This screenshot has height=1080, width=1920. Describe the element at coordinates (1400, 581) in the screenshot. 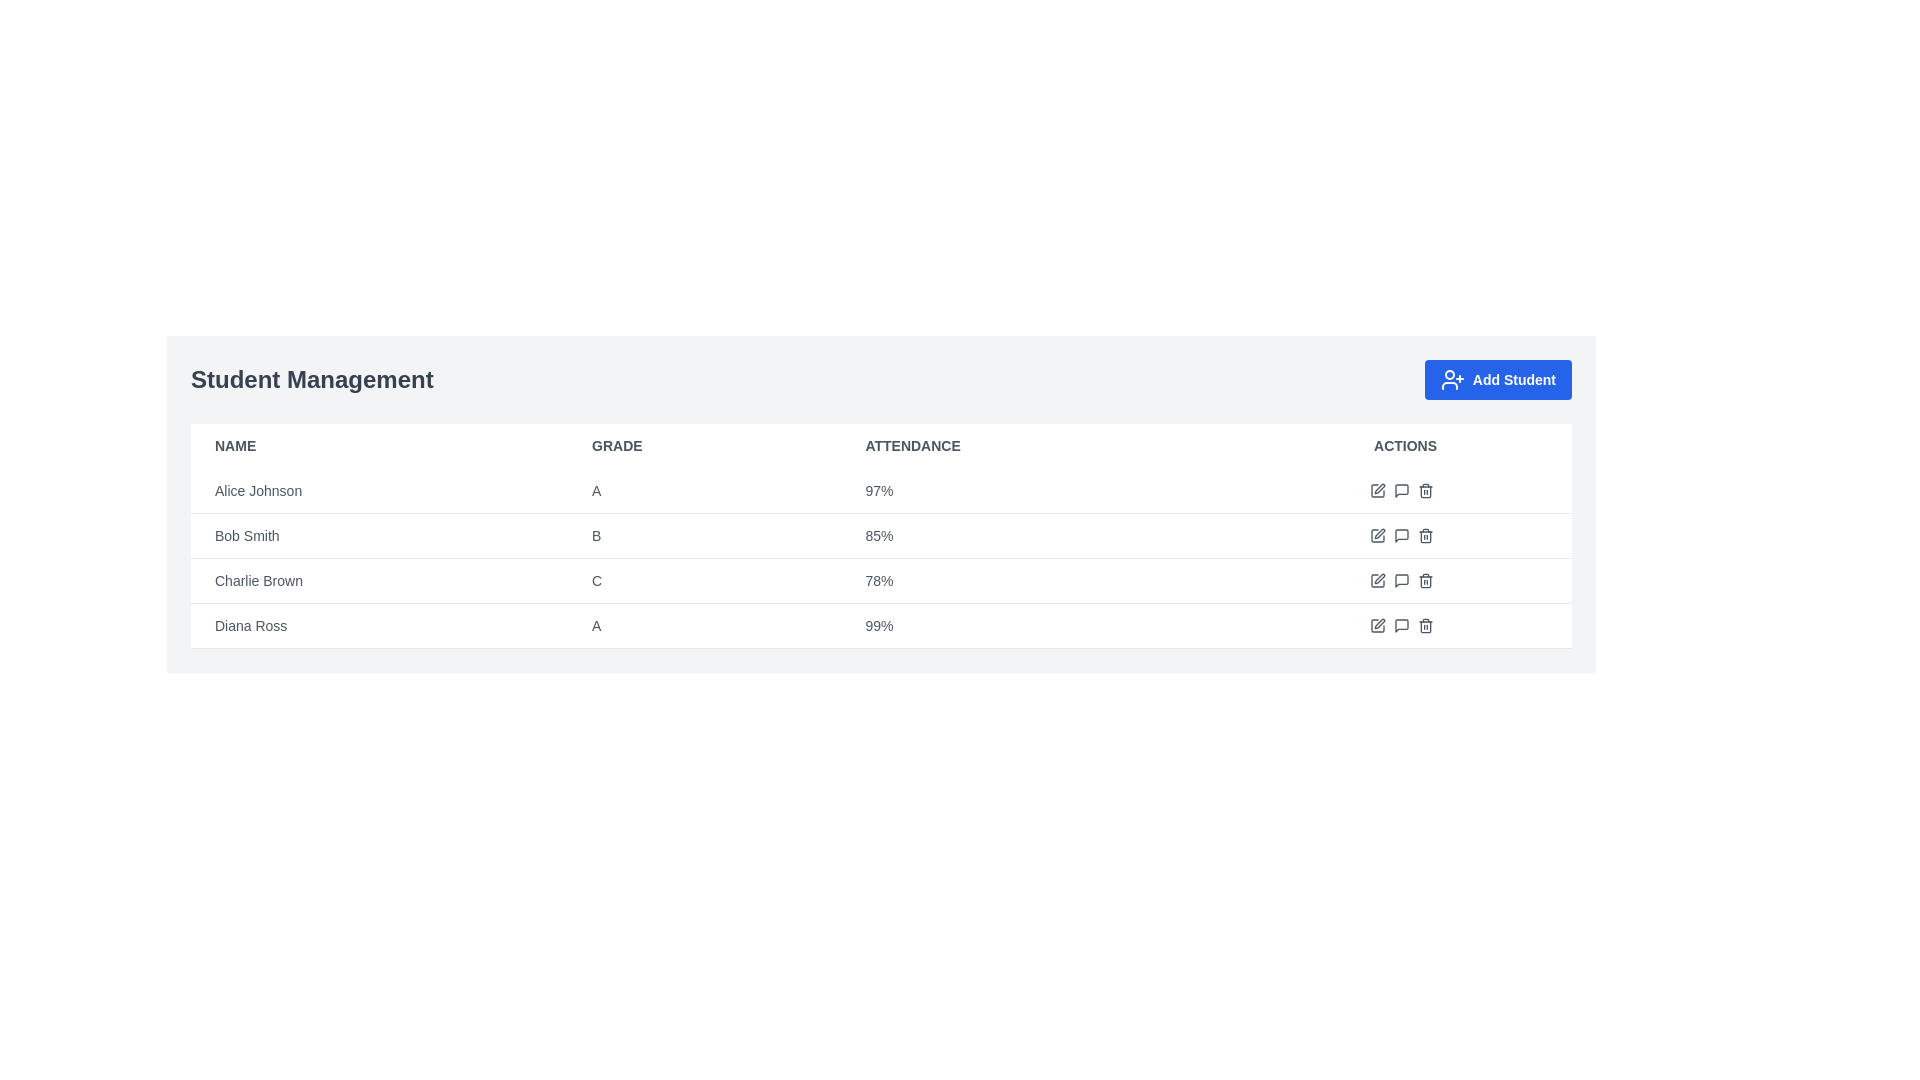

I see `the speech bubble icon button located in the 'Actions' column for student 'Charlie Brown'` at that location.